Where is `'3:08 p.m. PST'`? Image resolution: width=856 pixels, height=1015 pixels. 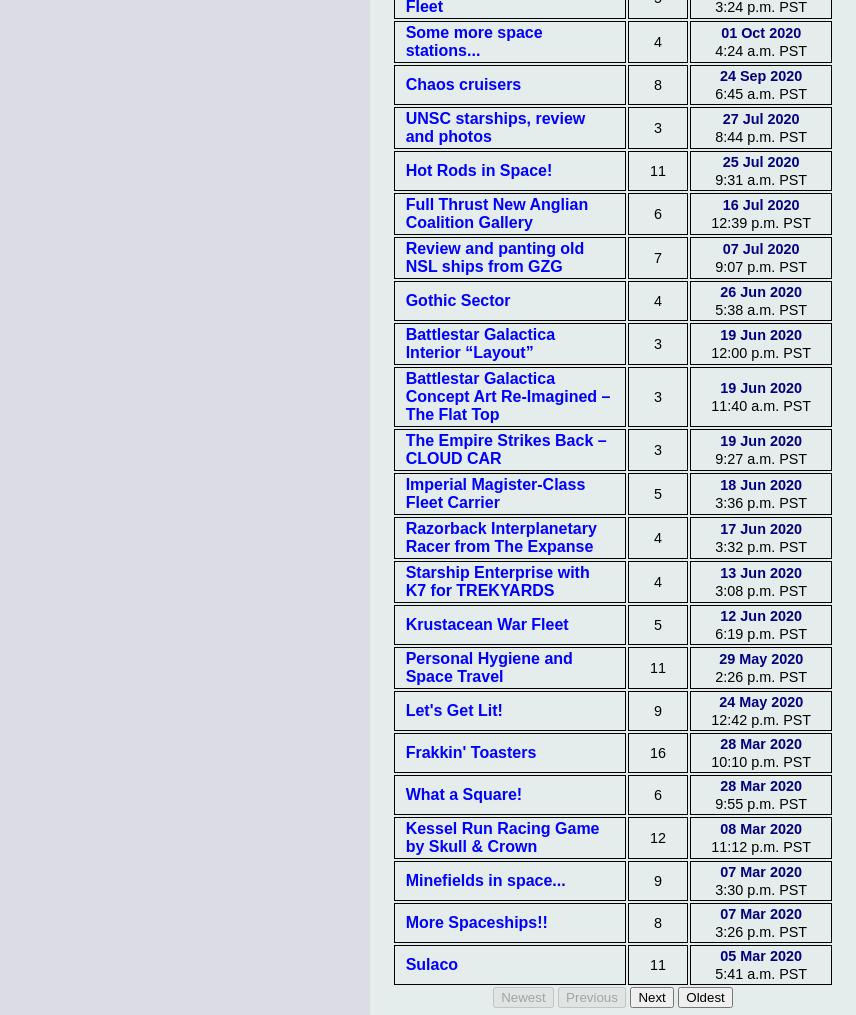 '3:08 p.m. PST' is located at coordinates (759, 590).